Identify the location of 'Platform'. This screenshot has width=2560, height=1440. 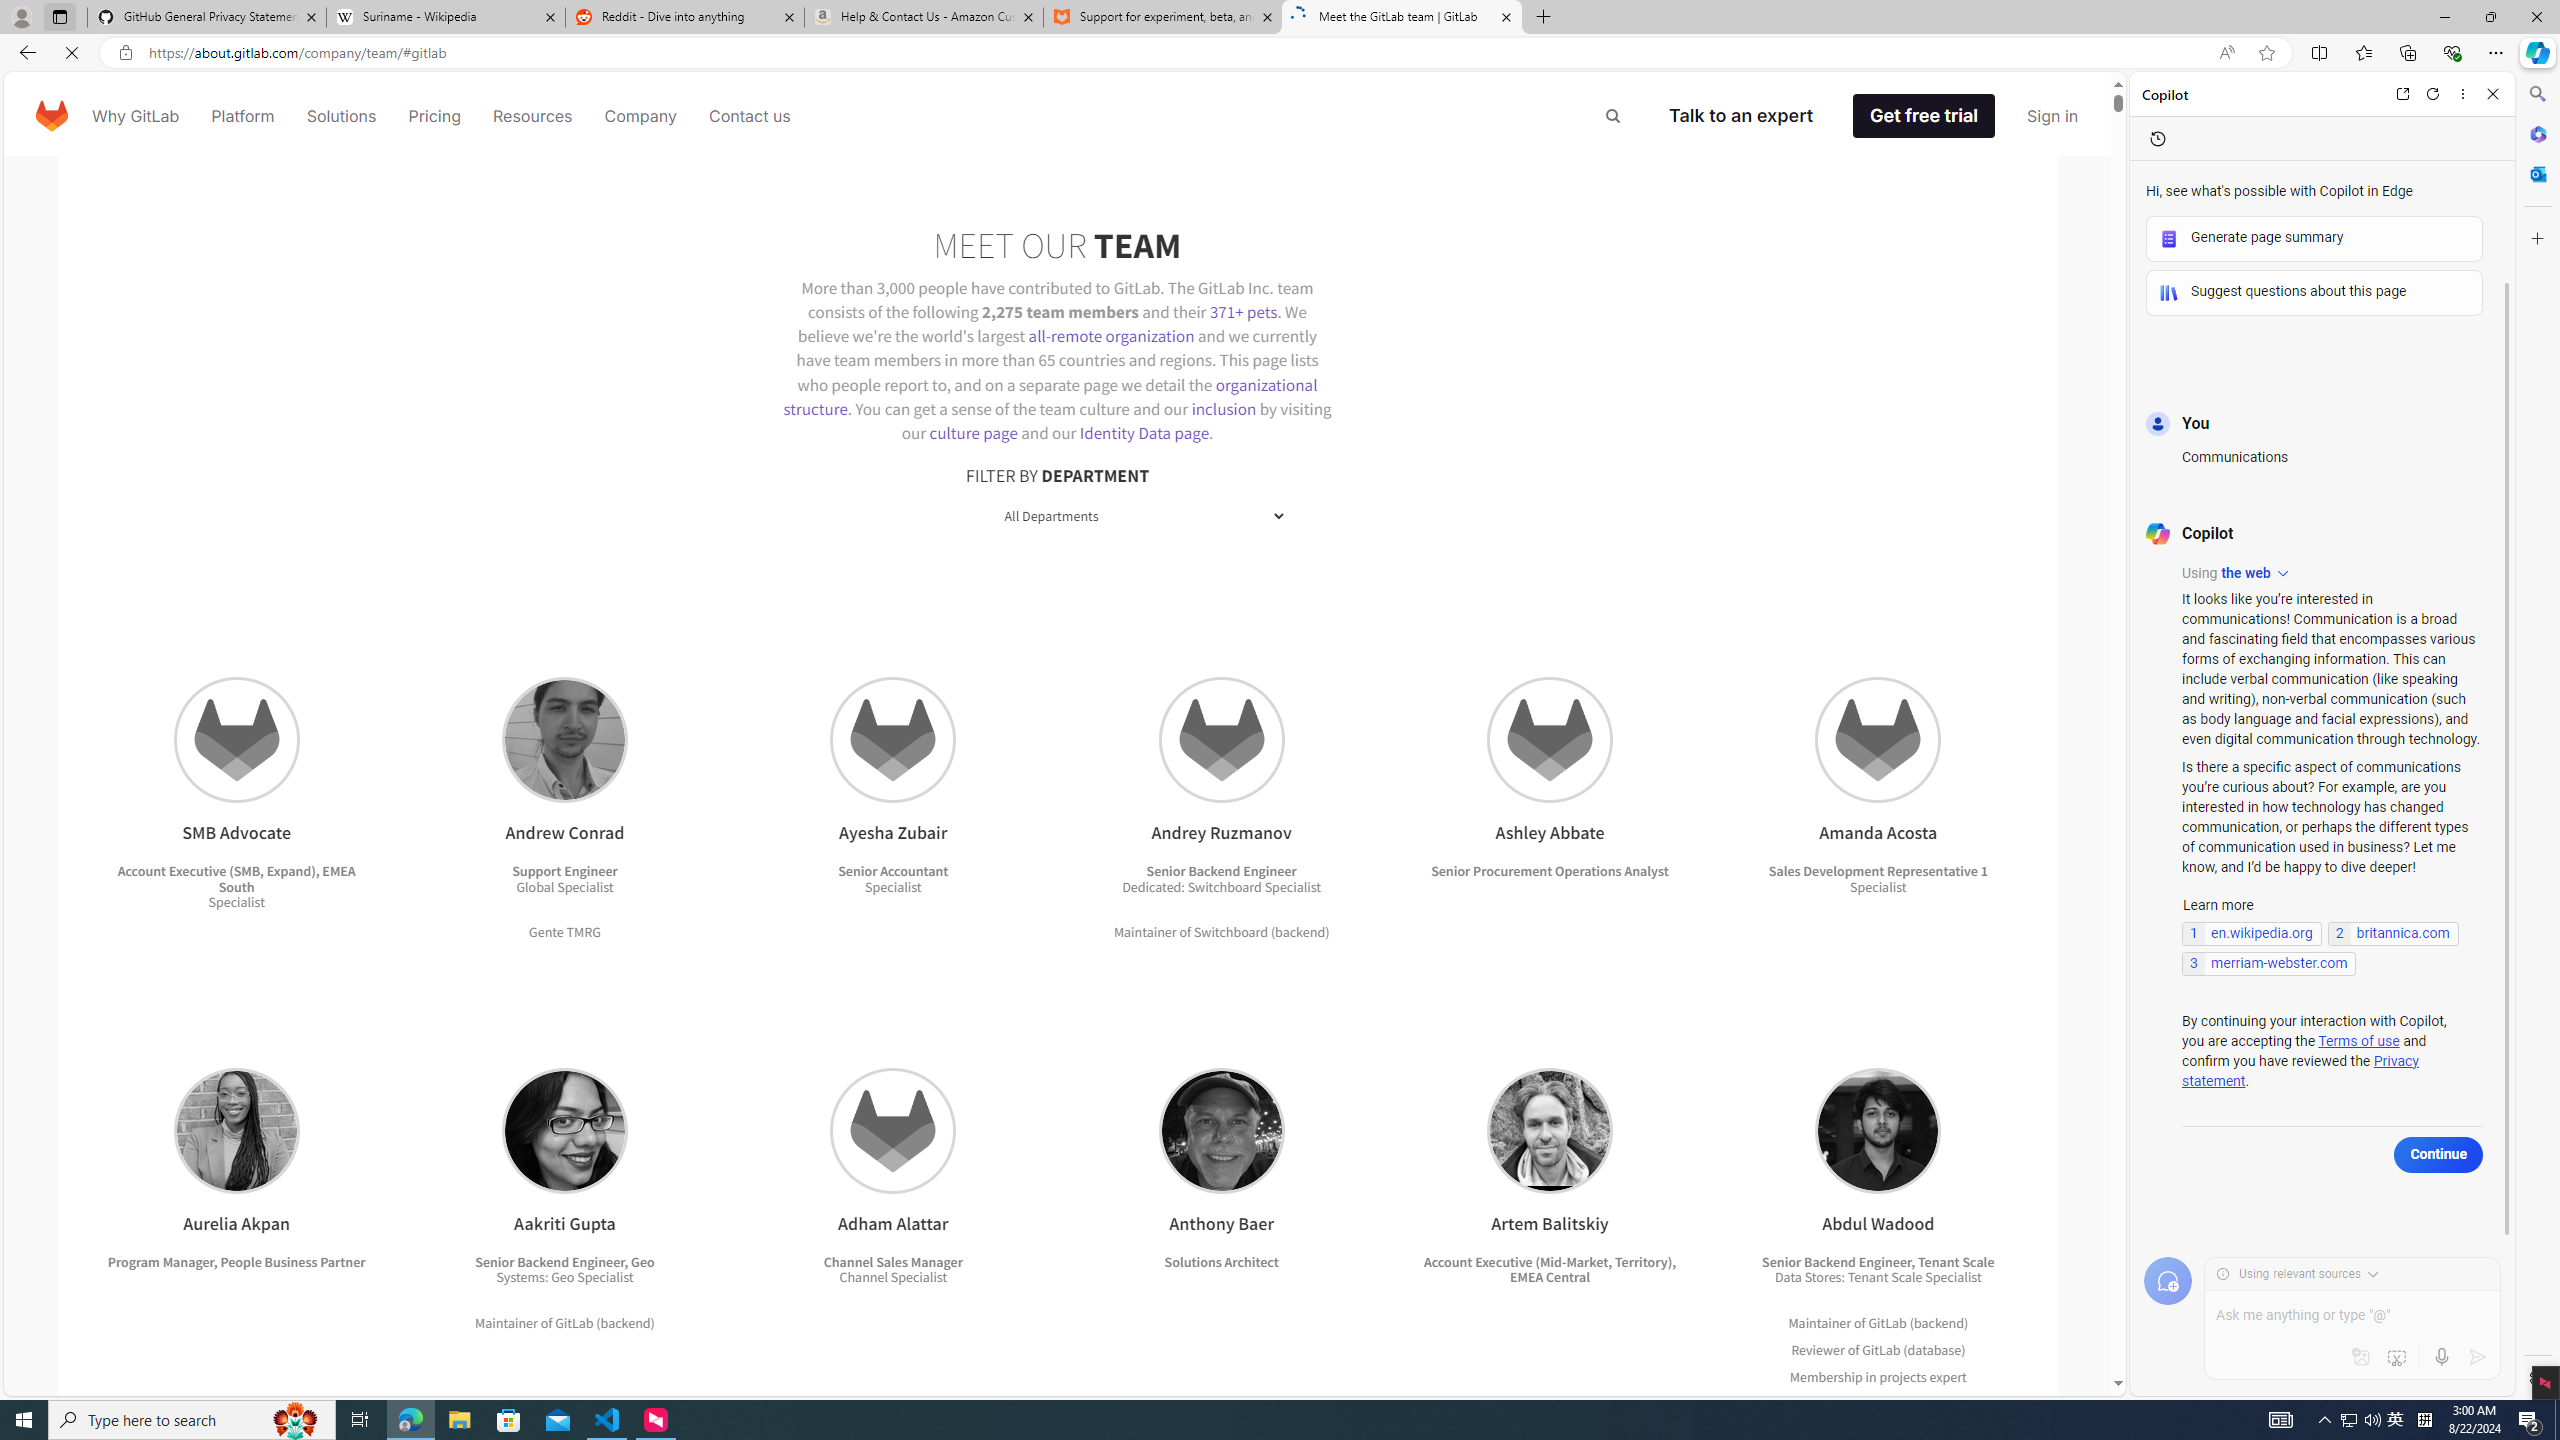
(242, 114).